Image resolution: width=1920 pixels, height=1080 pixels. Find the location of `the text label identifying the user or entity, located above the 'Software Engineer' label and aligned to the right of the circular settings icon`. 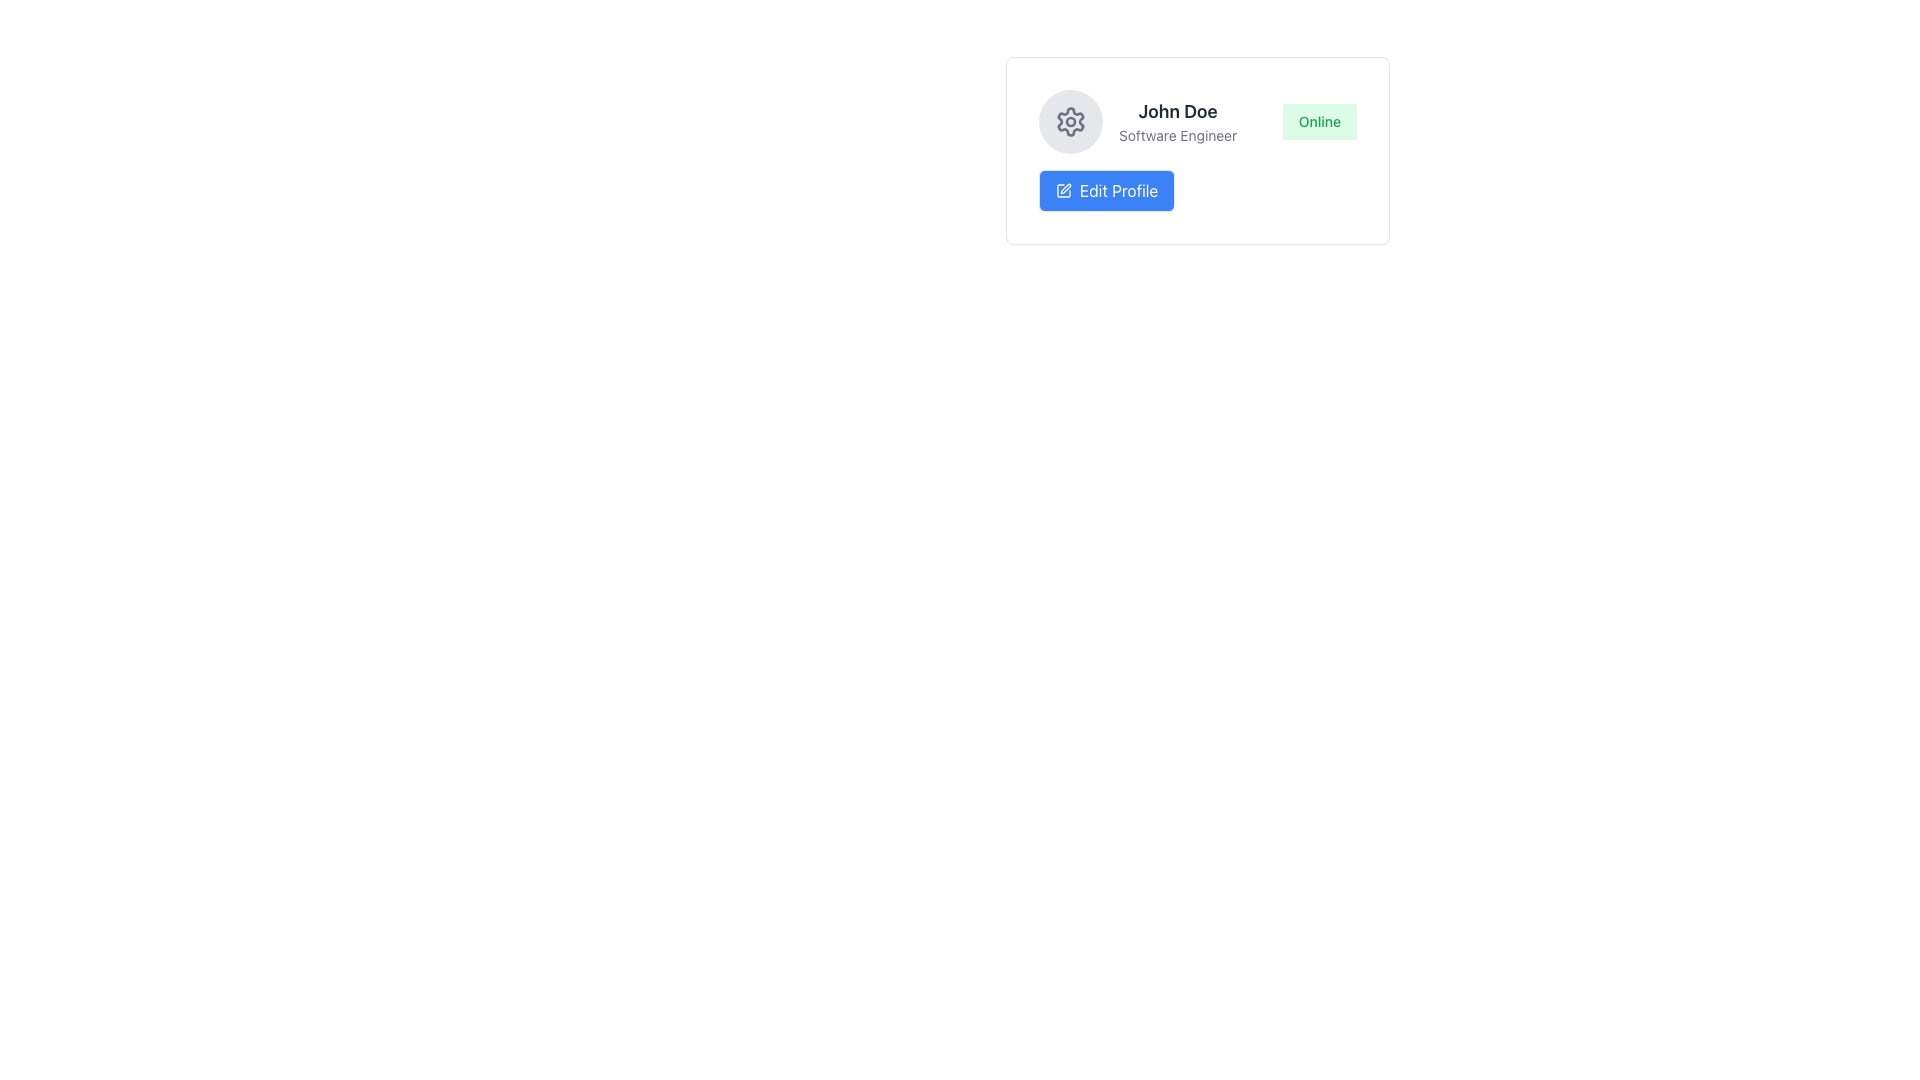

the text label identifying the user or entity, located above the 'Software Engineer' label and aligned to the right of the circular settings icon is located at coordinates (1178, 111).